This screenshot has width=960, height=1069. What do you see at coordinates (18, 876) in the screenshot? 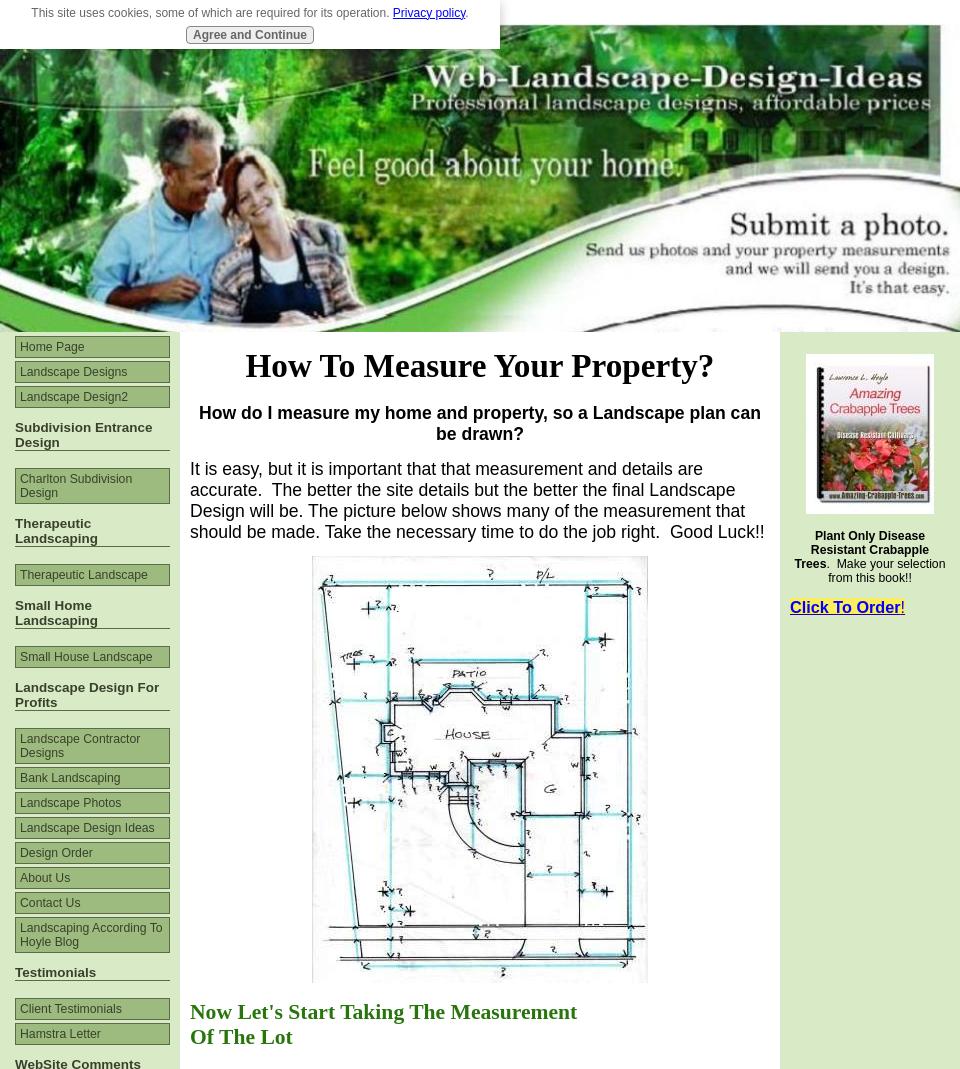
I see `'About Us'` at bounding box center [18, 876].